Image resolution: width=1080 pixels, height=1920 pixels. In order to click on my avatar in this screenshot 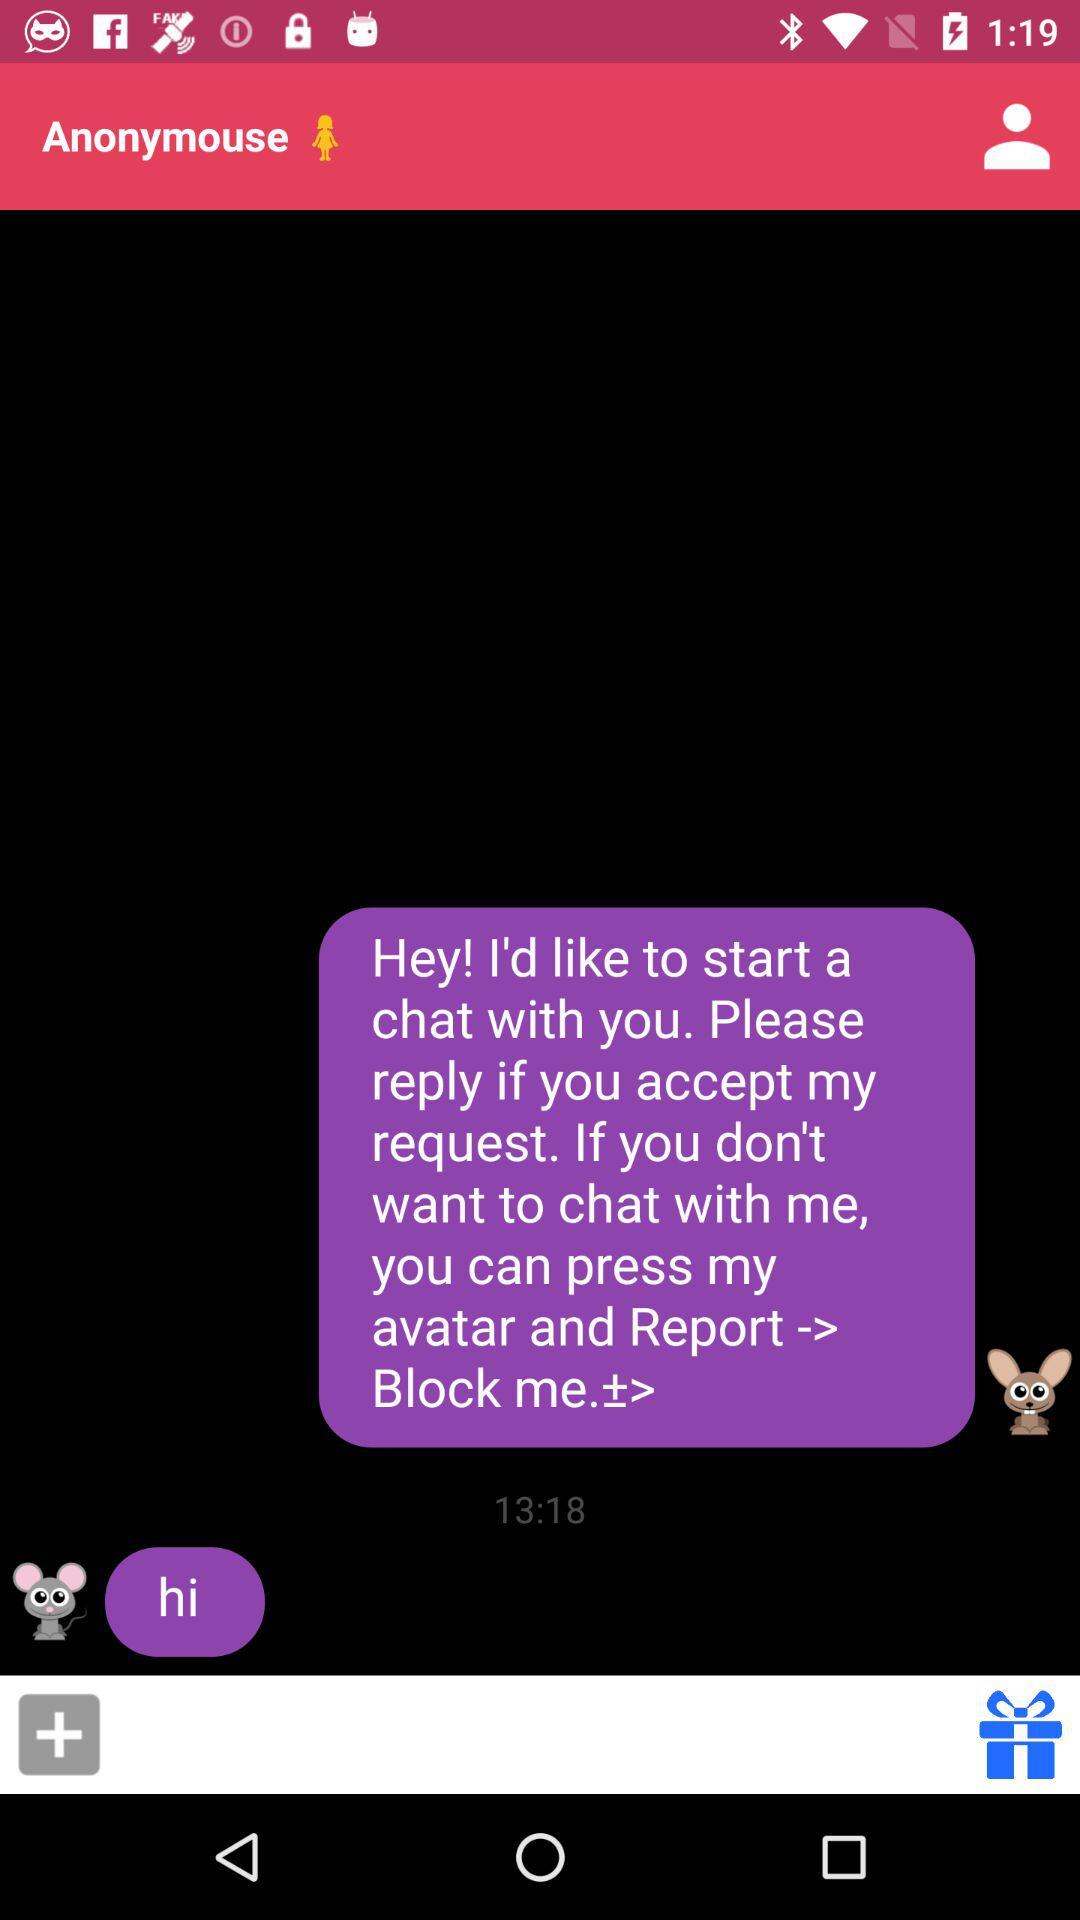, I will do `click(49, 1601)`.